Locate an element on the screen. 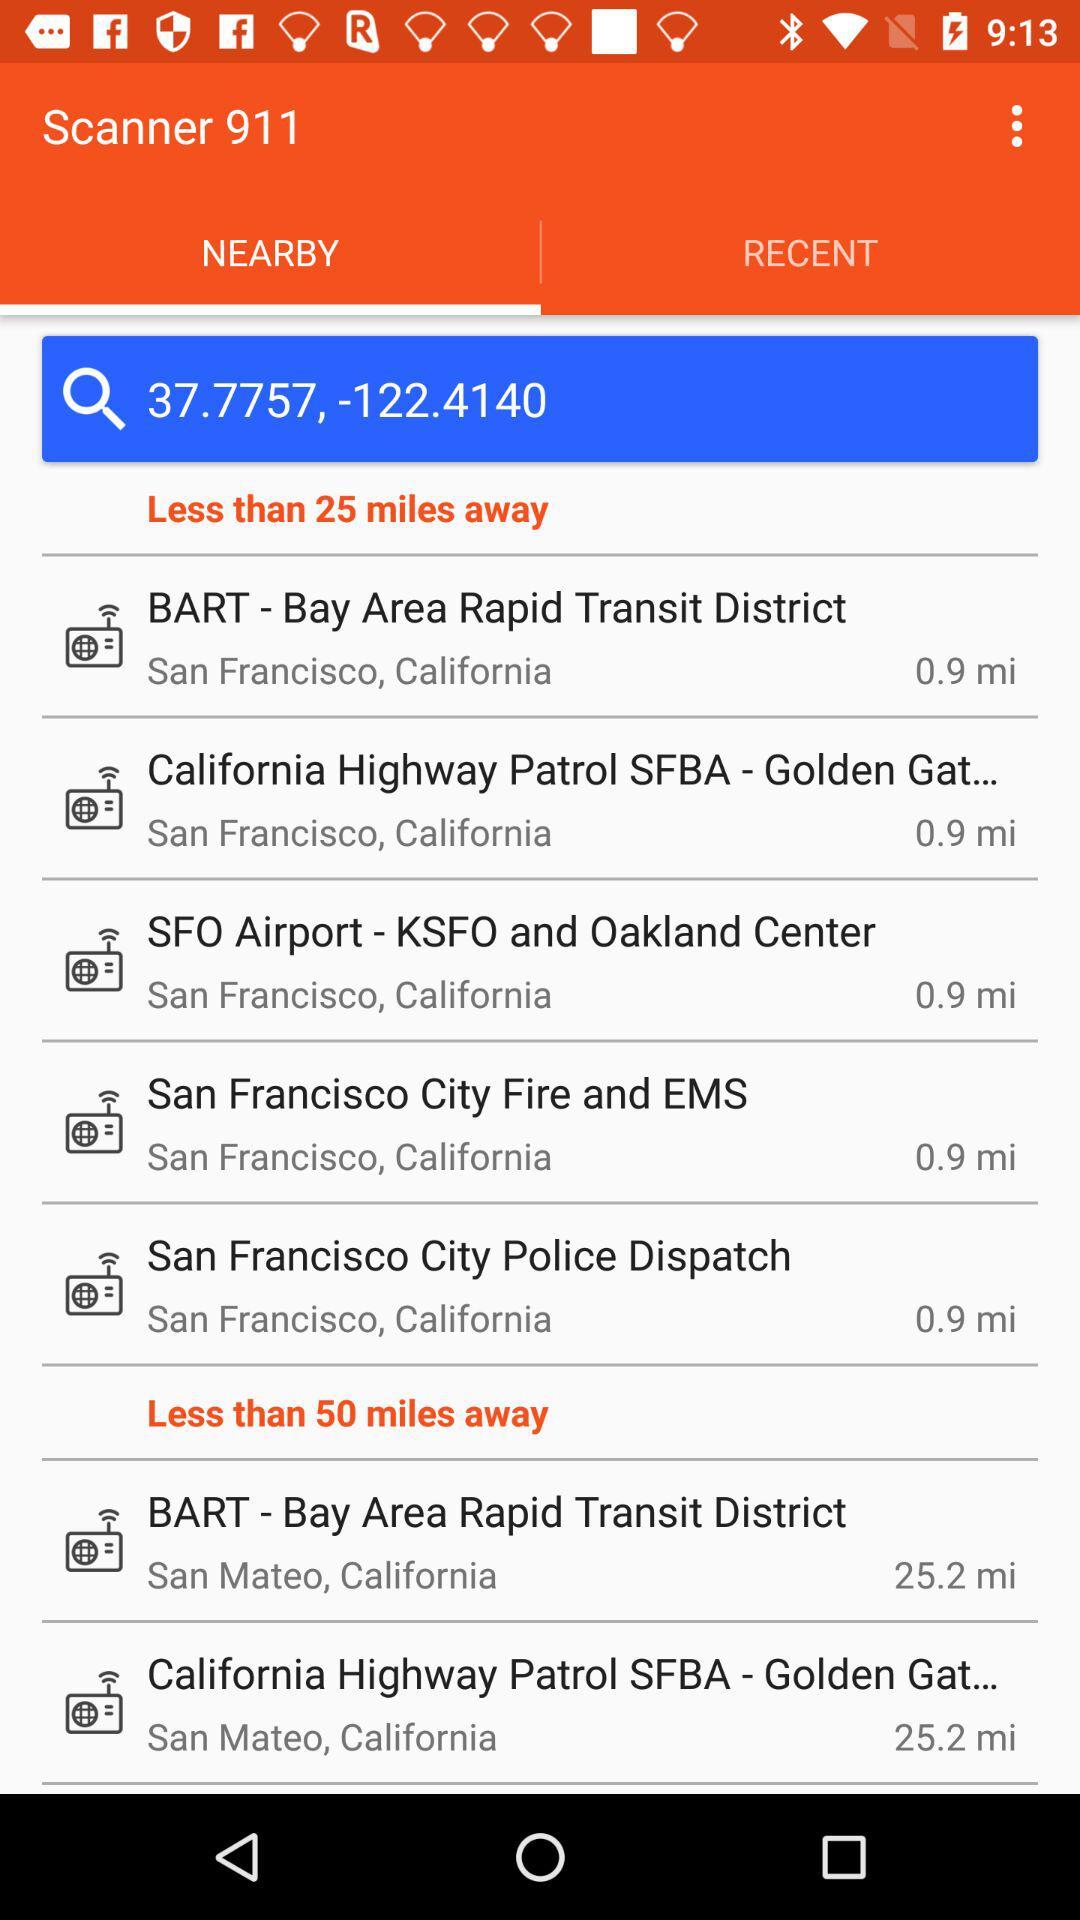 Image resolution: width=1080 pixels, height=1920 pixels. drop down menu is located at coordinates (1017, 124).